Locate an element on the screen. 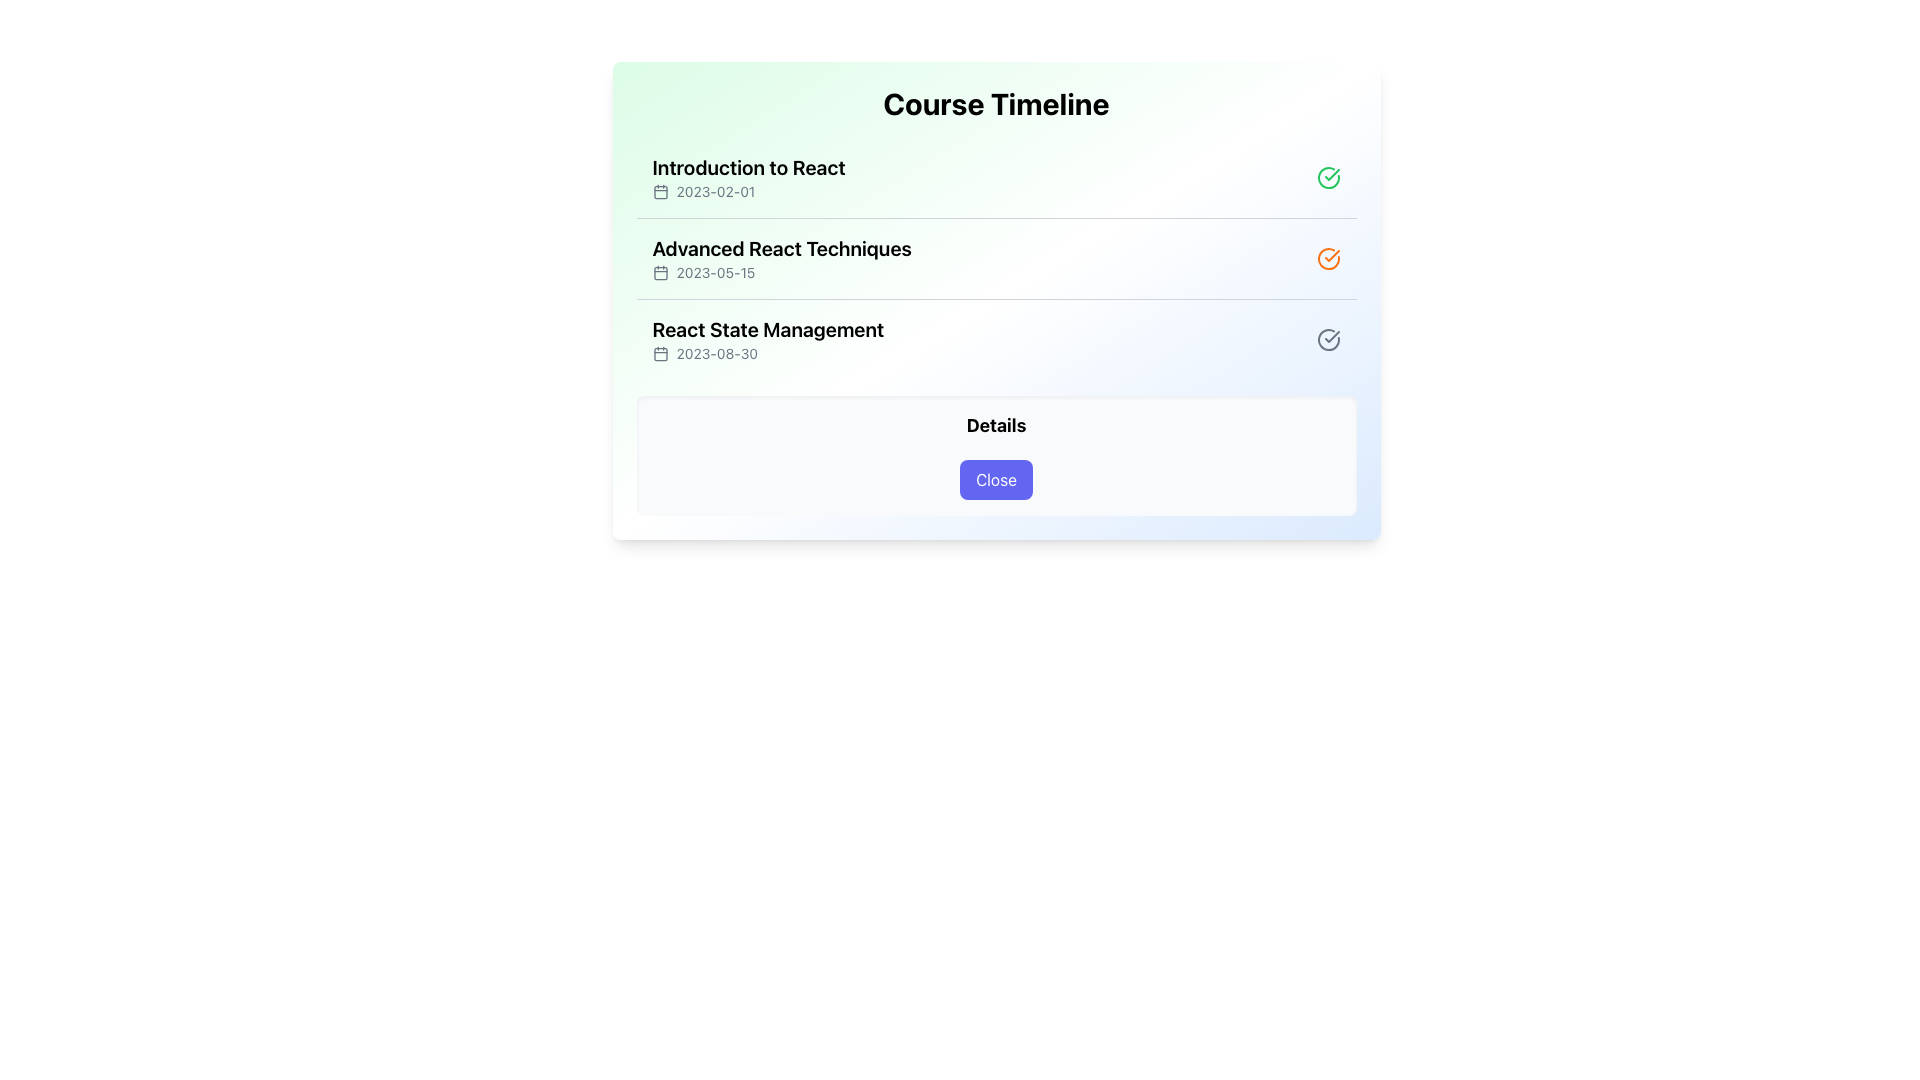 The height and width of the screenshot is (1080, 1920). text from the title of the course timeline section, which is located at the top of the course timeline box, centered horizontally with the box is located at coordinates (996, 104).